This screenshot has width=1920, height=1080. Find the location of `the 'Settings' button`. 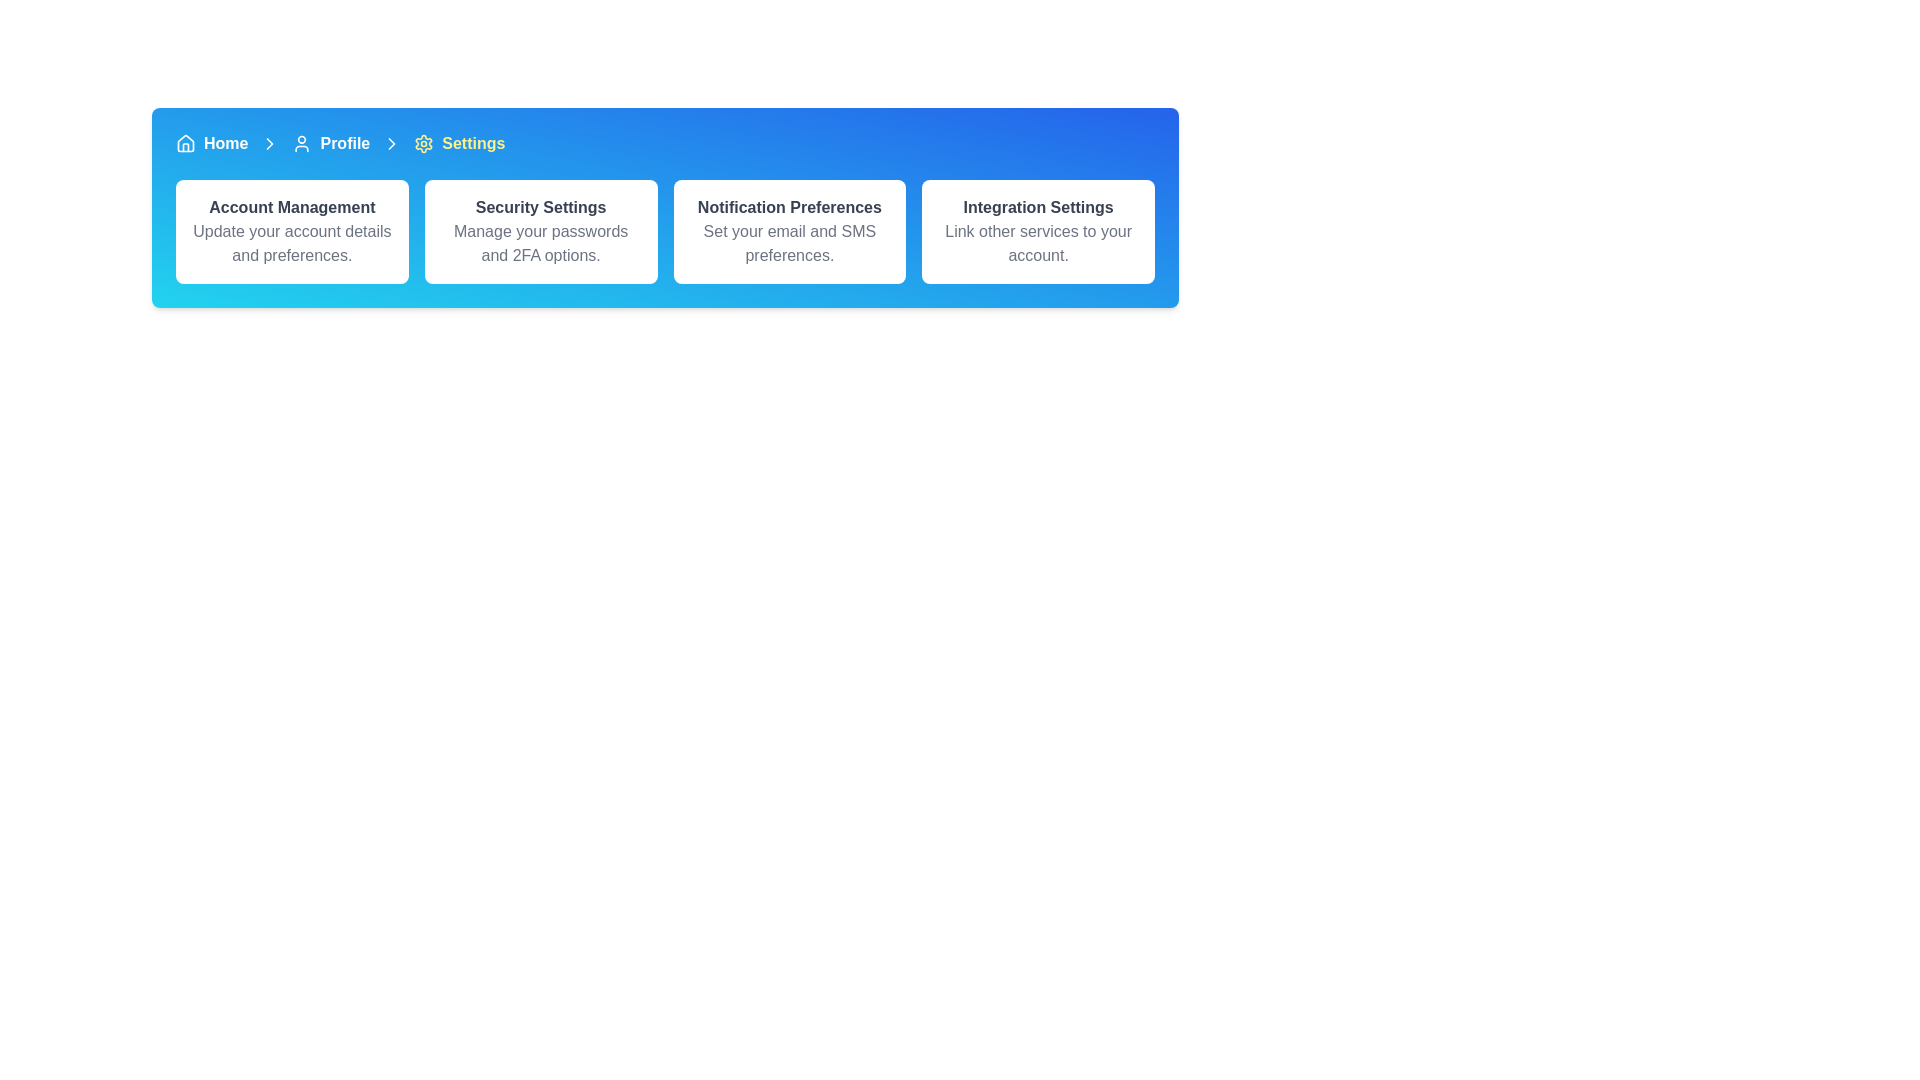

the 'Settings' button is located at coordinates (458, 142).